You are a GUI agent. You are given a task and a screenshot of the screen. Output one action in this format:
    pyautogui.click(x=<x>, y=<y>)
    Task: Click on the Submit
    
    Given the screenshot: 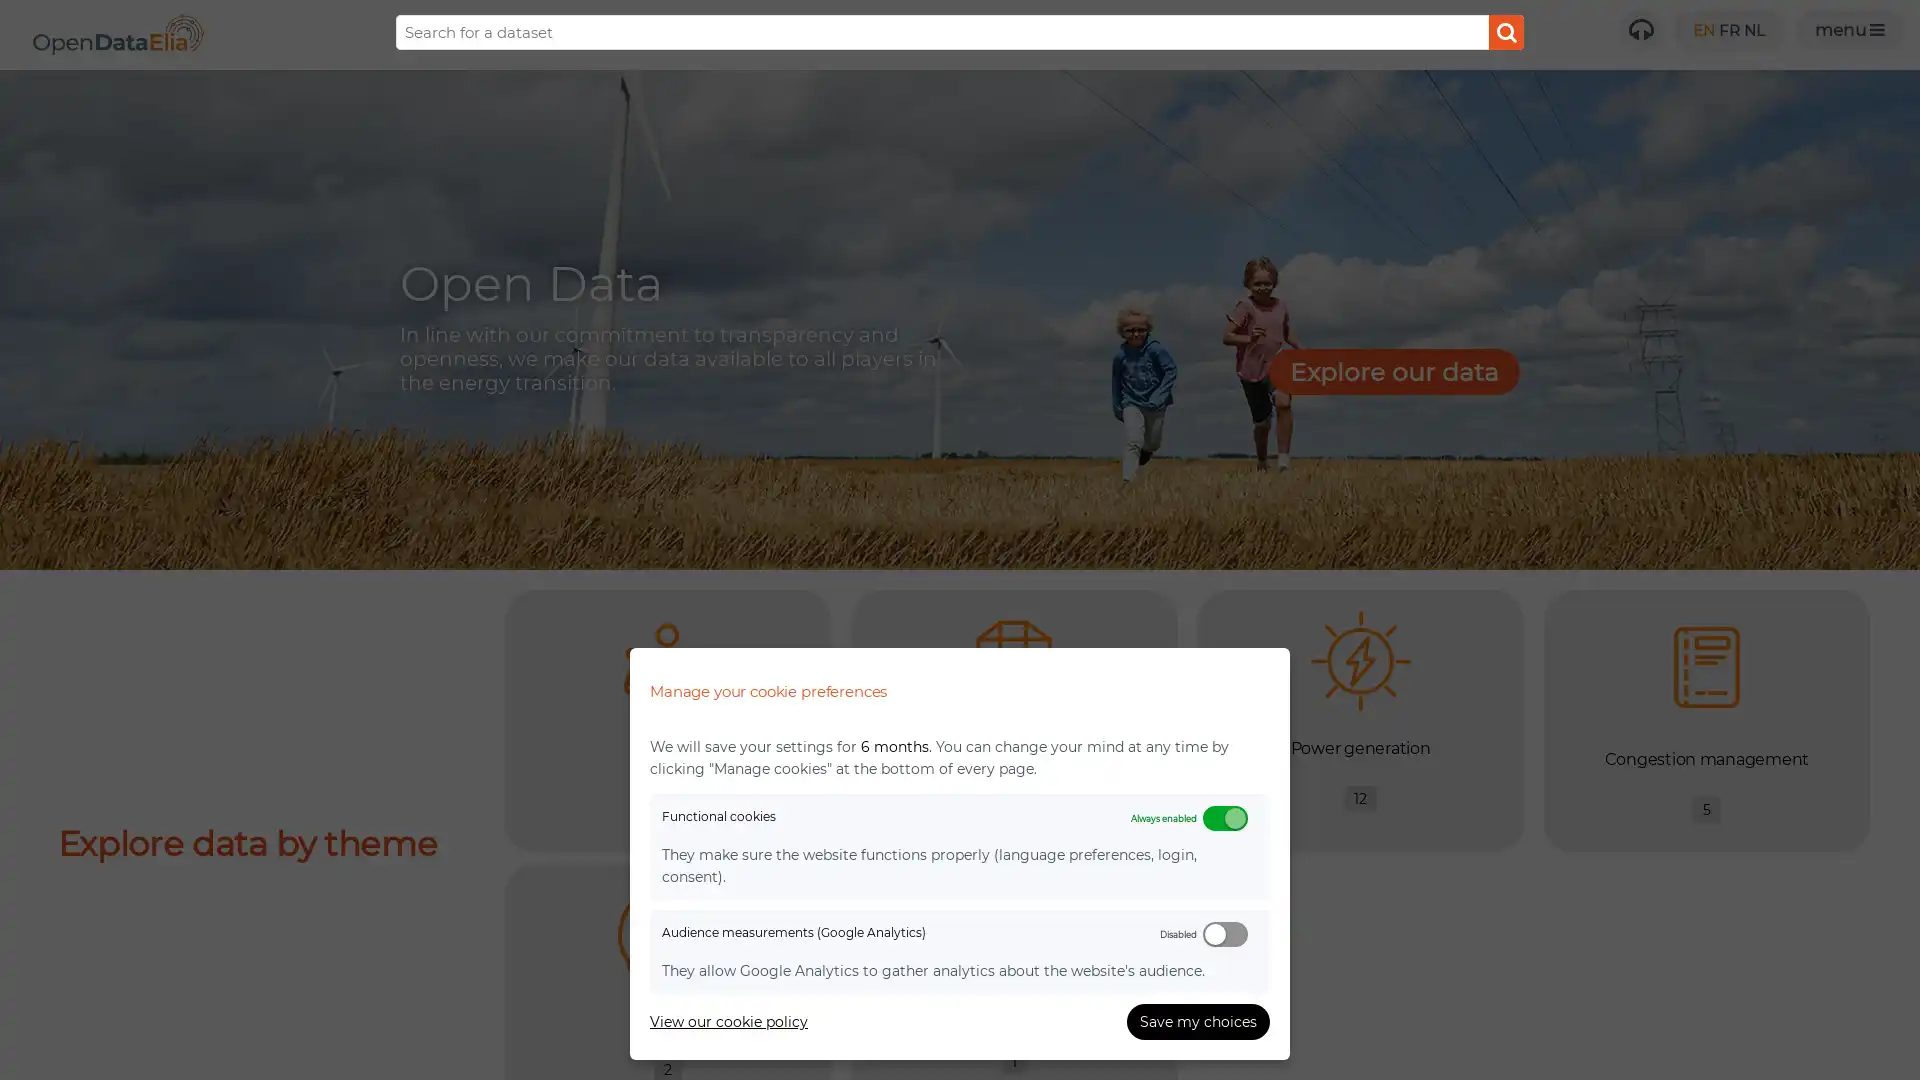 What is the action you would take?
    pyautogui.click(x=1506, y=32)
    